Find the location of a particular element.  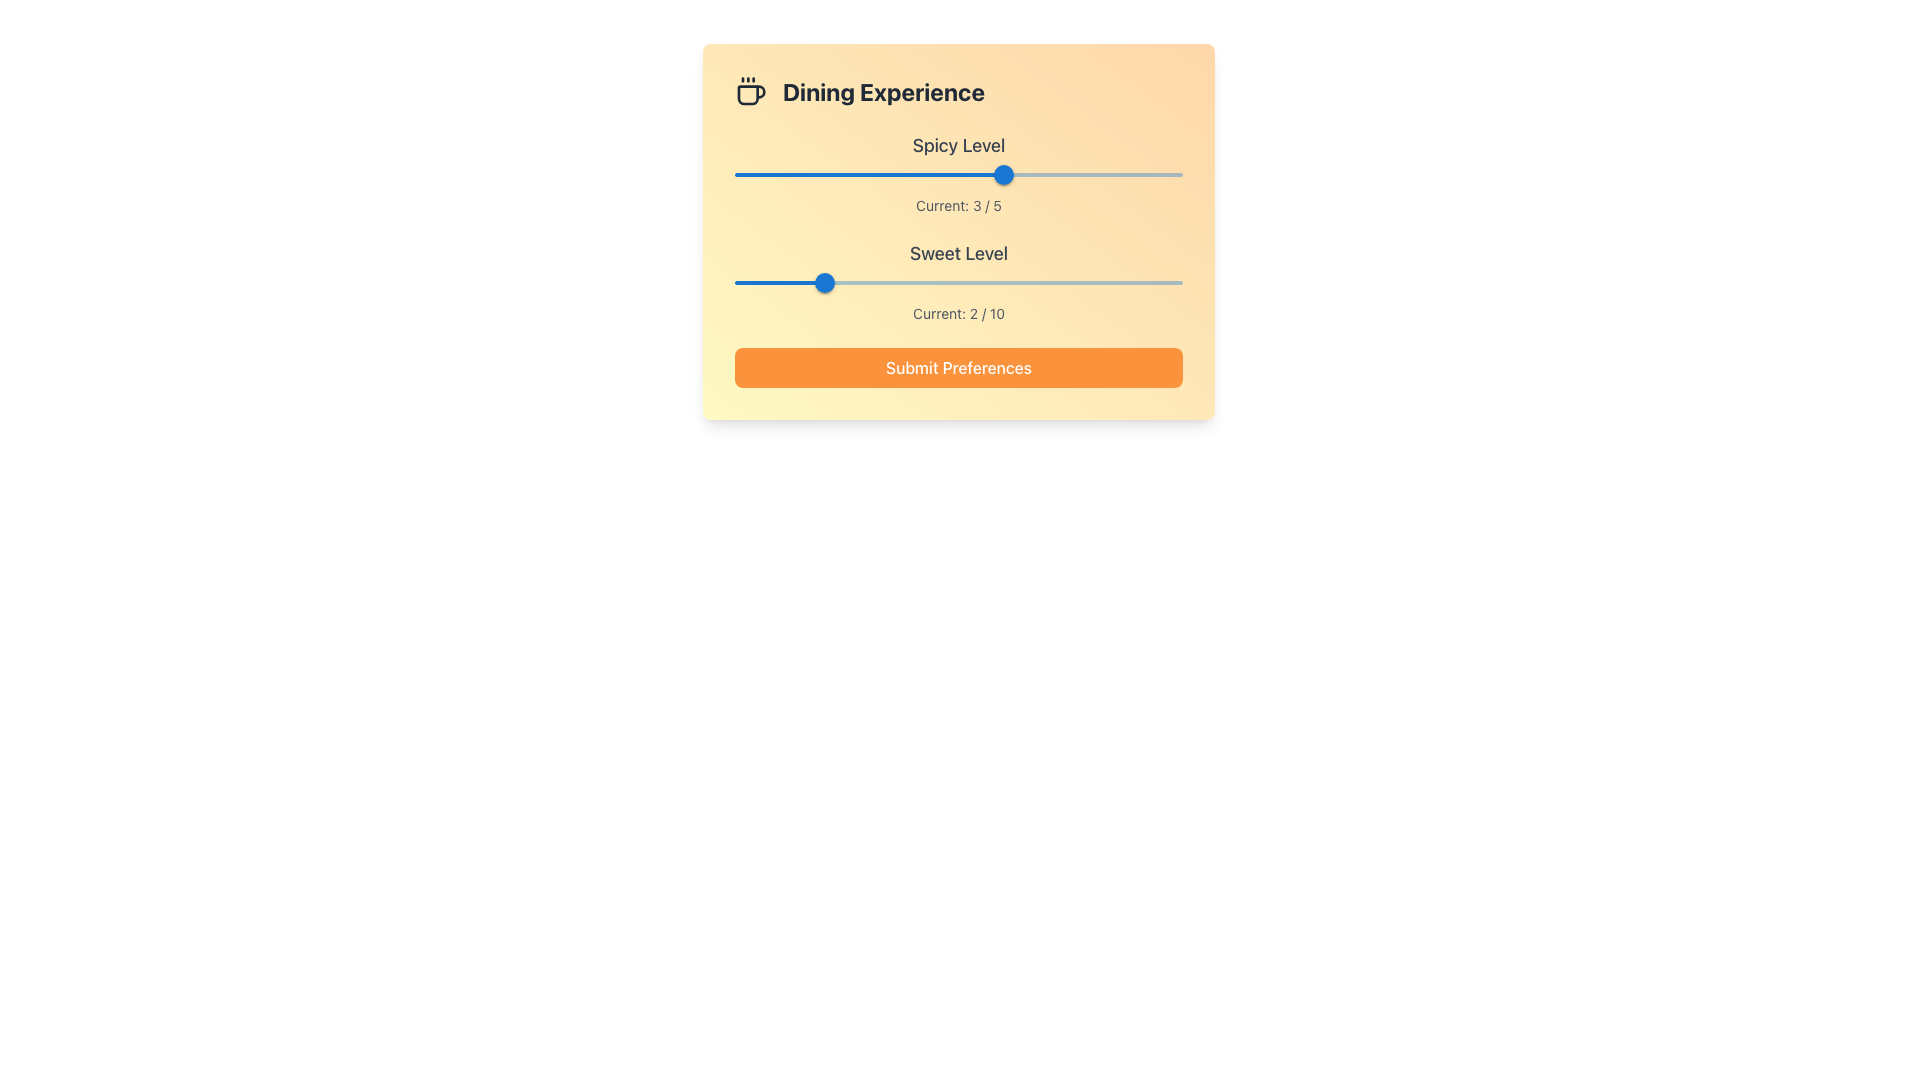

the Slider Rail element of the first slider in the 'Dining Experience' card, which is positioned horizontally above the 'Current: 3 / 5' text and below the 'Spicy Level' label is located at coordinates (958, 173).